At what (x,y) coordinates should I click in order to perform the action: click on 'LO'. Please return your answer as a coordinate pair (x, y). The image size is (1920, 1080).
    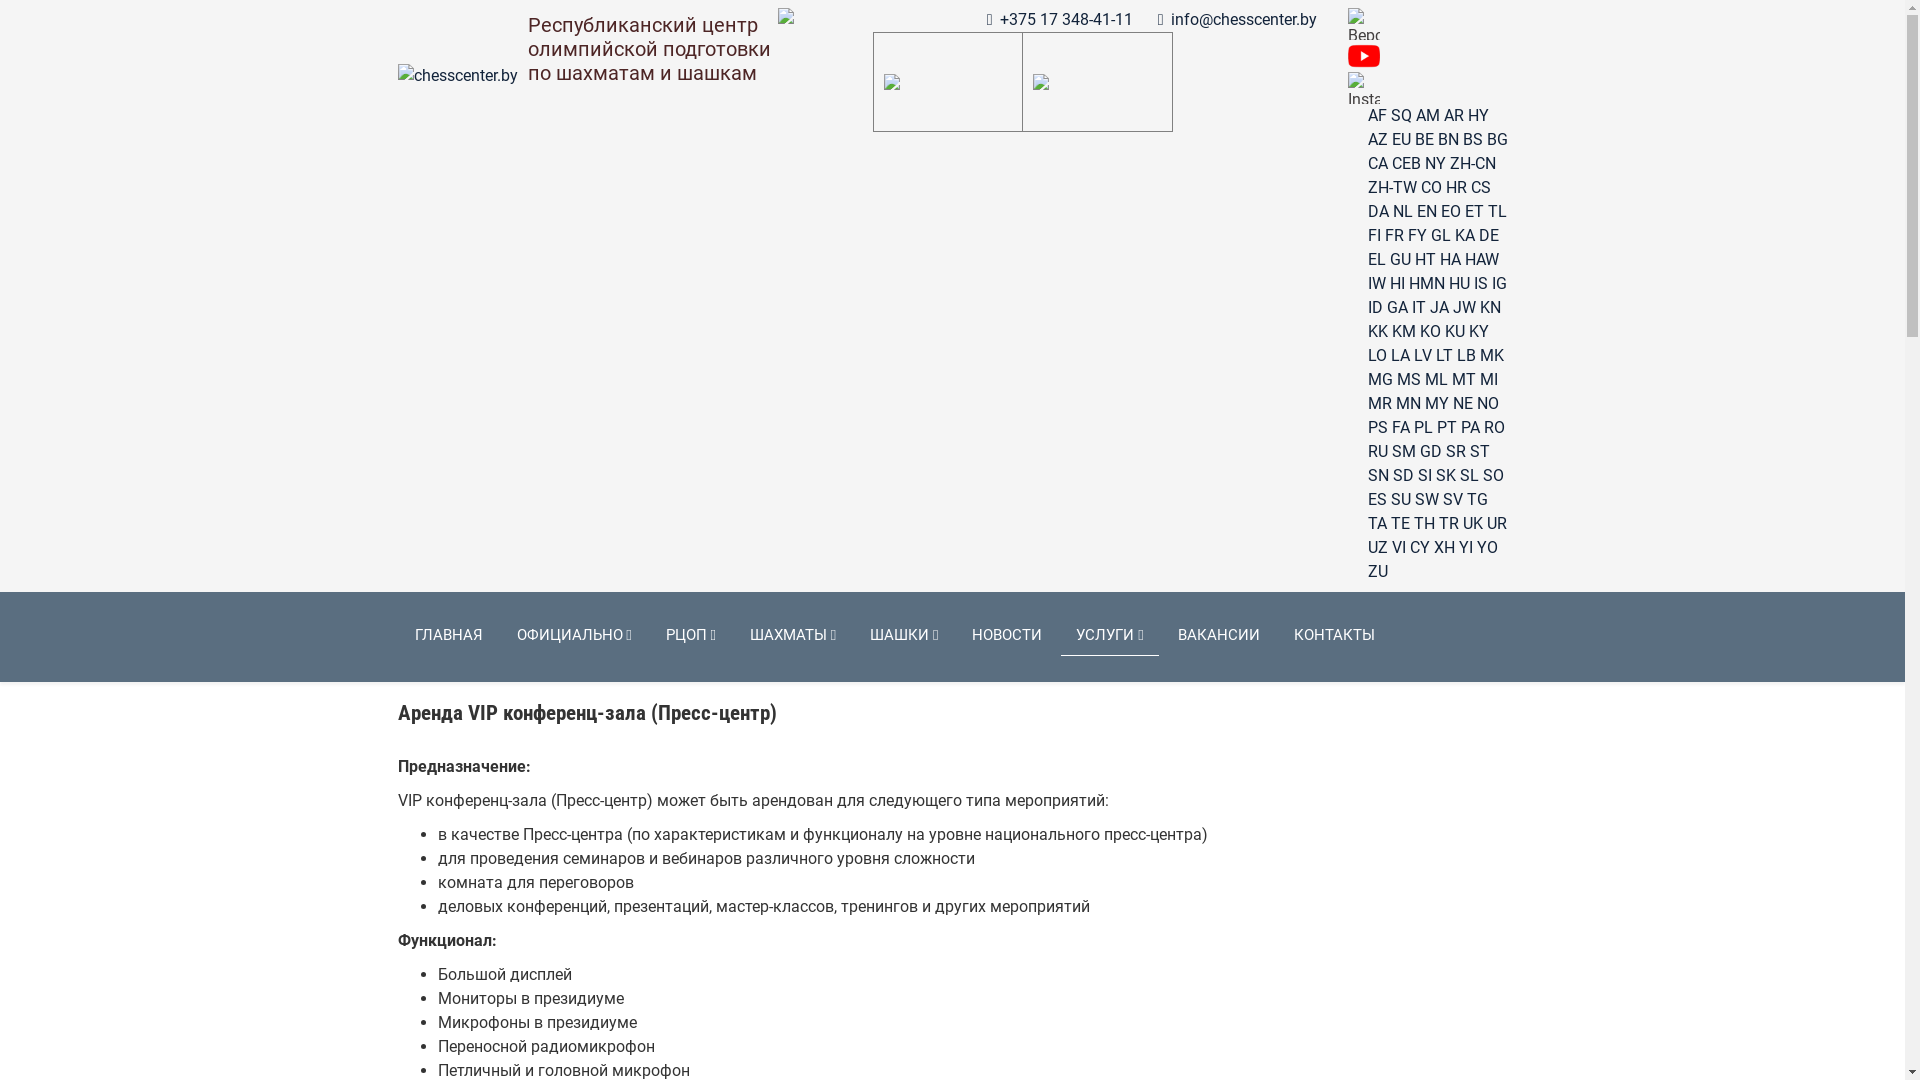
    Looking at the image, I should click on (1376, 354).